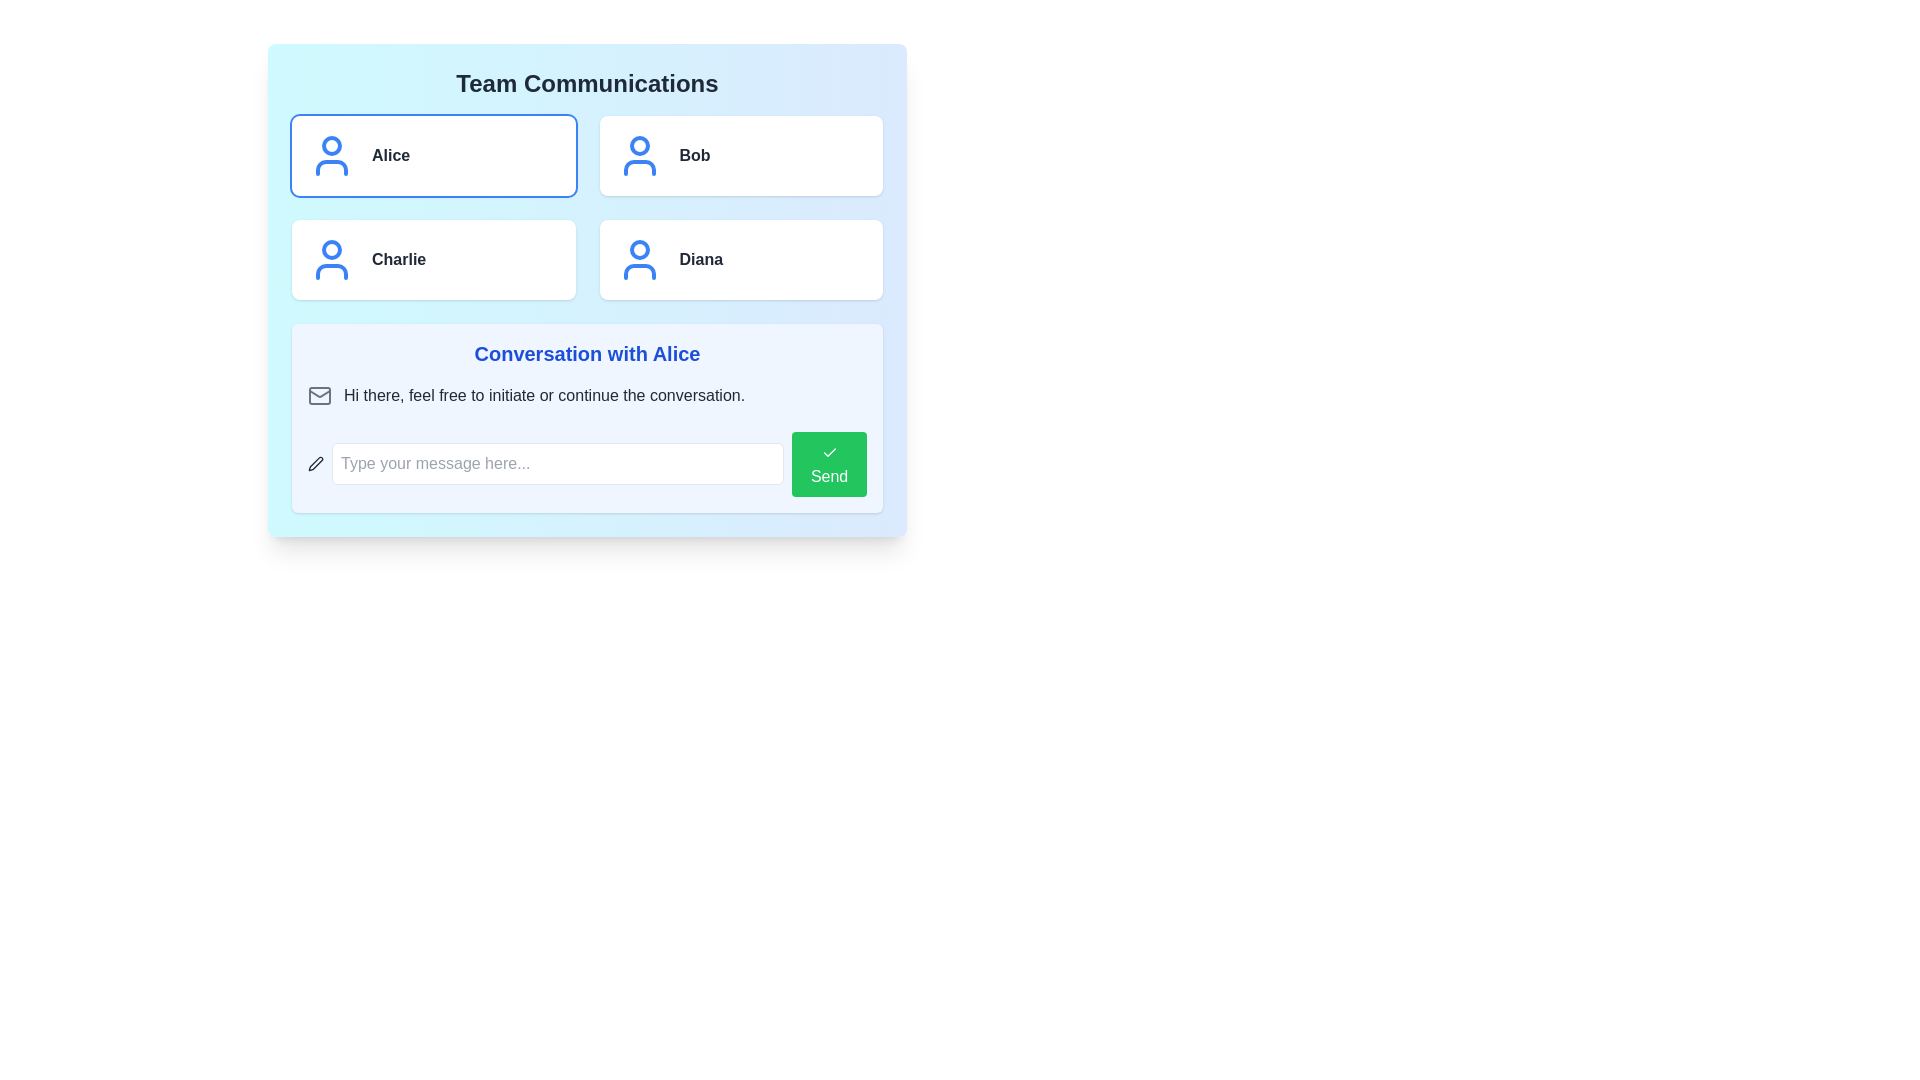 This screenshot has height=1080, width=1920. What do you see at coordinates (829, 452) in the screenshot?
I see `the checkmark icon located inside the green 'Send' button, which is positioned to the right of the message input field` at bounding box center [829, 452].